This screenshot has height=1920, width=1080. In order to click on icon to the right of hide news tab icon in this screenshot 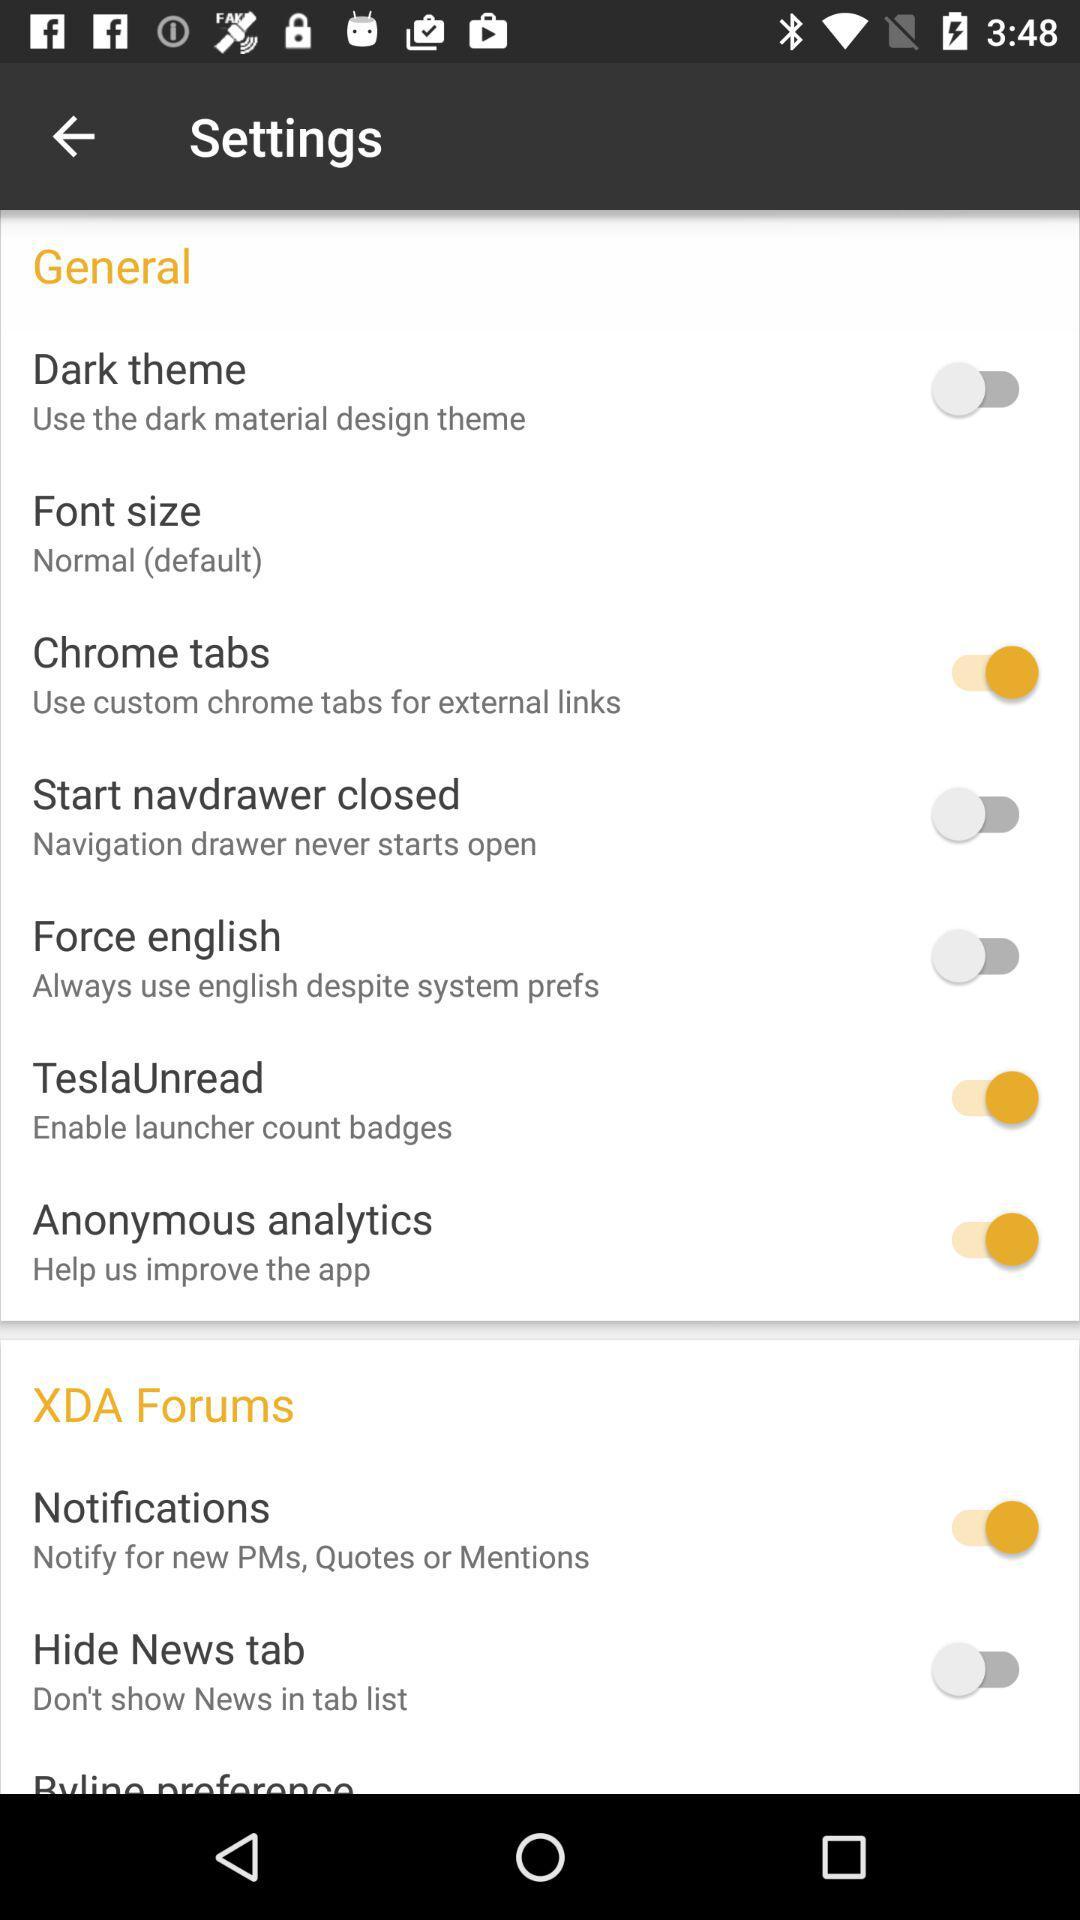, I will do `click(984, 1669)`.